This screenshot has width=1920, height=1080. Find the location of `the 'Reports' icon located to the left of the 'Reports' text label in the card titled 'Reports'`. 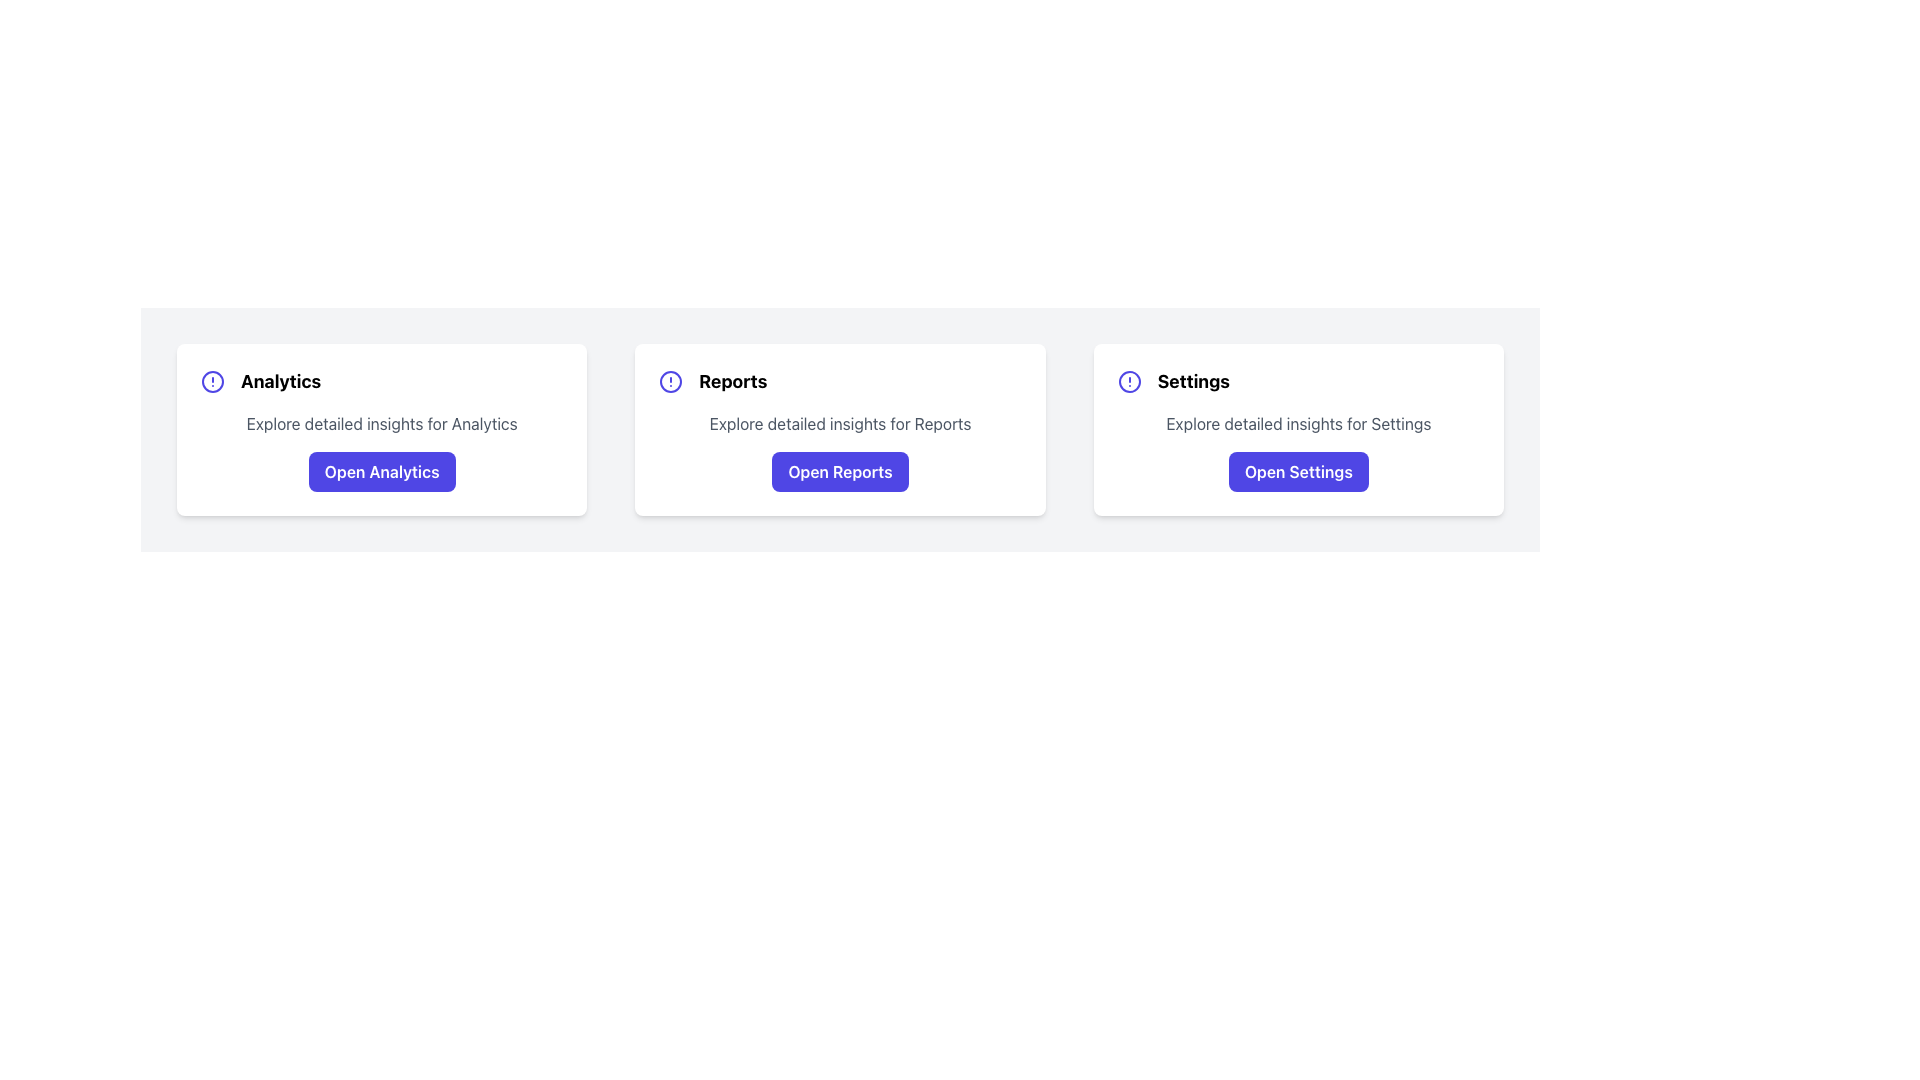

the 'Reports' icon located to the left of the 'Reports' text label in the card titled 'Reports' is located at coordinates (671, 381).